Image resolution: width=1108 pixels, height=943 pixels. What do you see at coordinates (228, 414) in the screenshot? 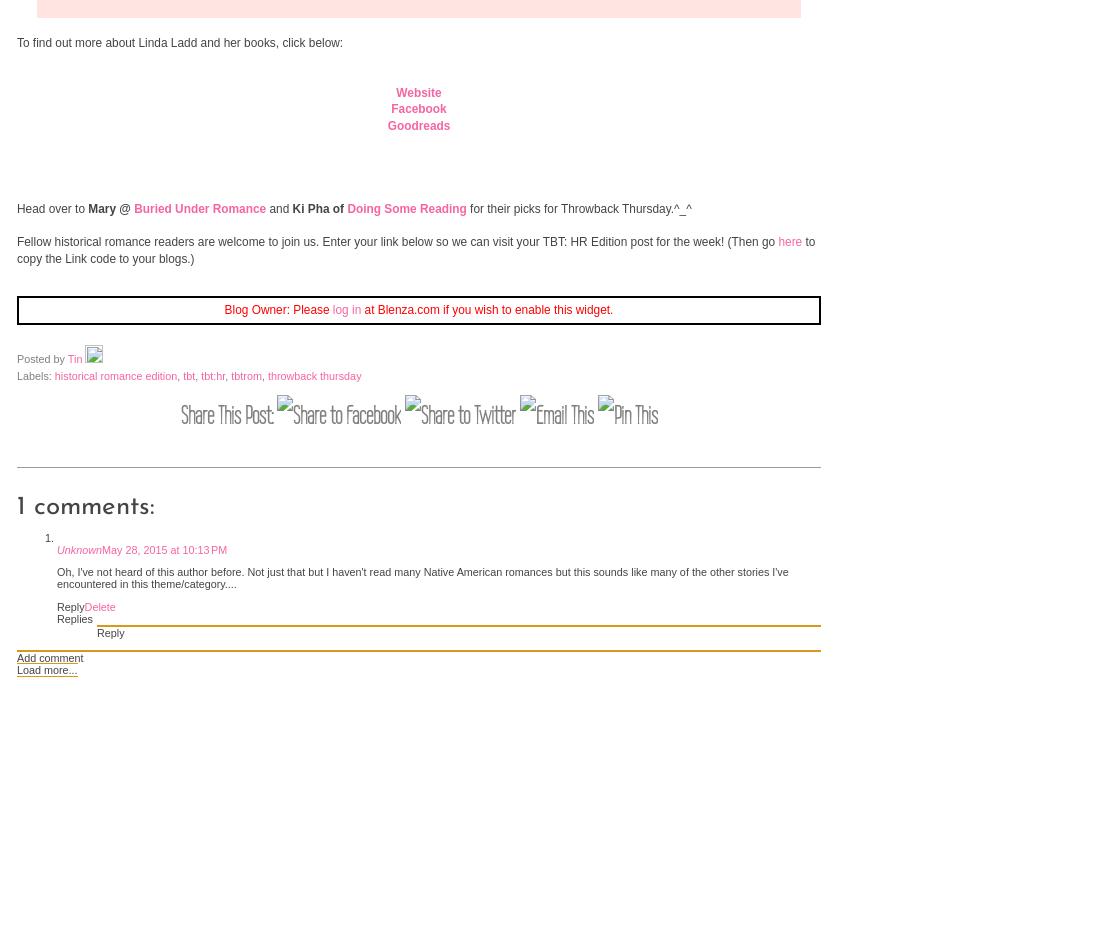
I see `'Share This Post:'` at bounding box center [228, 414].